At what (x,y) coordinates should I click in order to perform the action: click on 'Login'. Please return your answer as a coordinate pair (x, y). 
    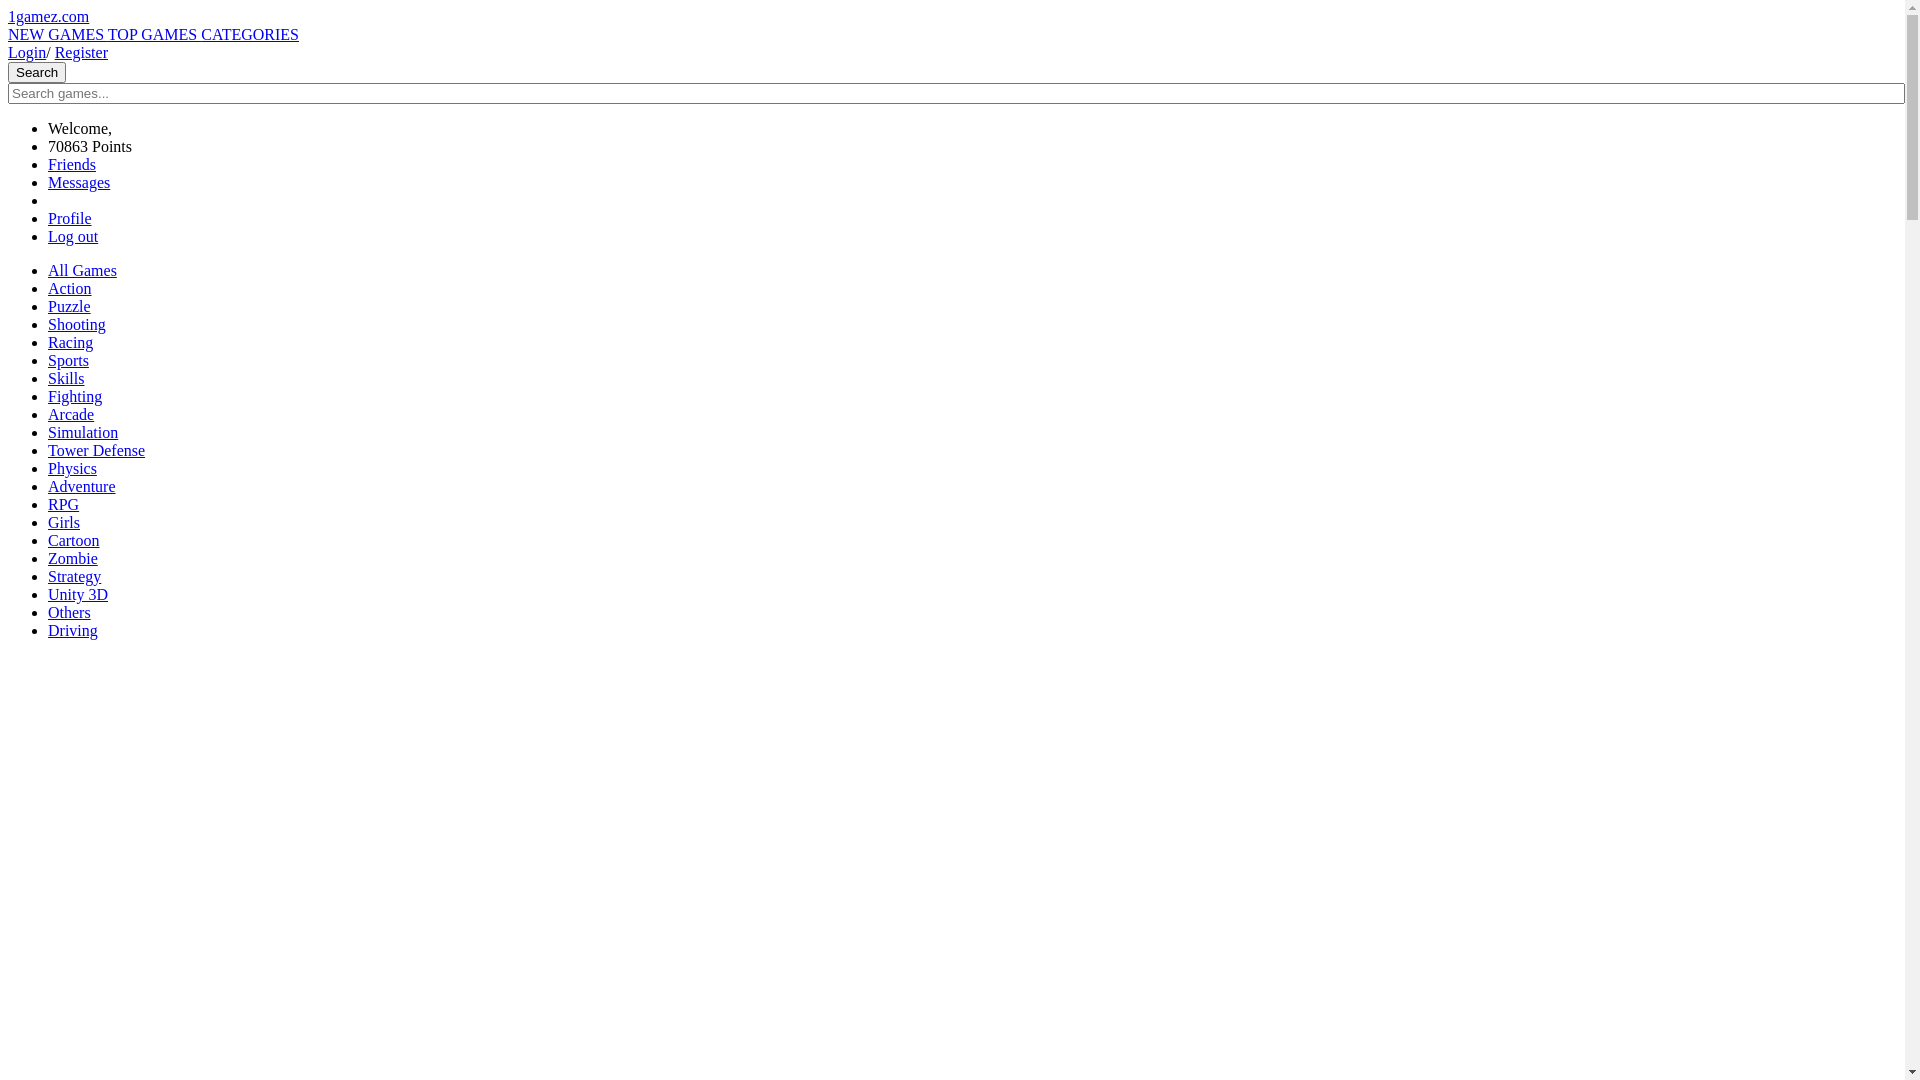
    Looking at the image, I should click on (27, 51).